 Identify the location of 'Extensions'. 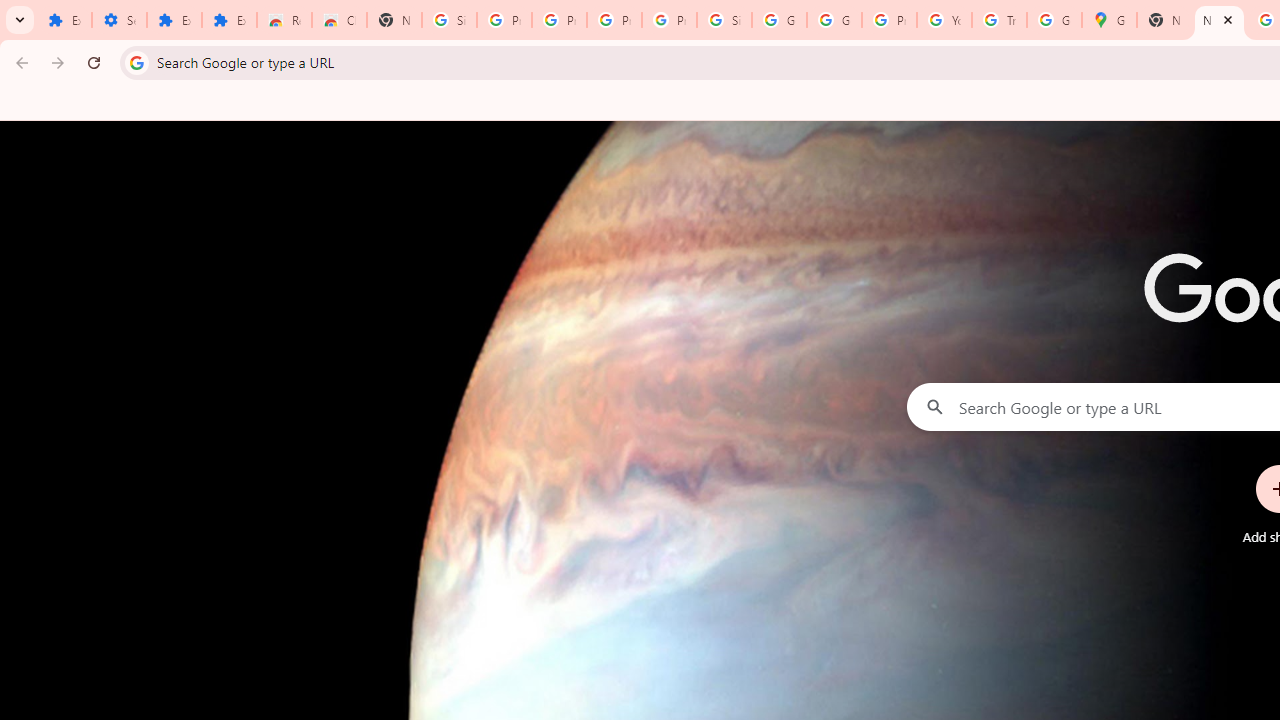
(174, 20).